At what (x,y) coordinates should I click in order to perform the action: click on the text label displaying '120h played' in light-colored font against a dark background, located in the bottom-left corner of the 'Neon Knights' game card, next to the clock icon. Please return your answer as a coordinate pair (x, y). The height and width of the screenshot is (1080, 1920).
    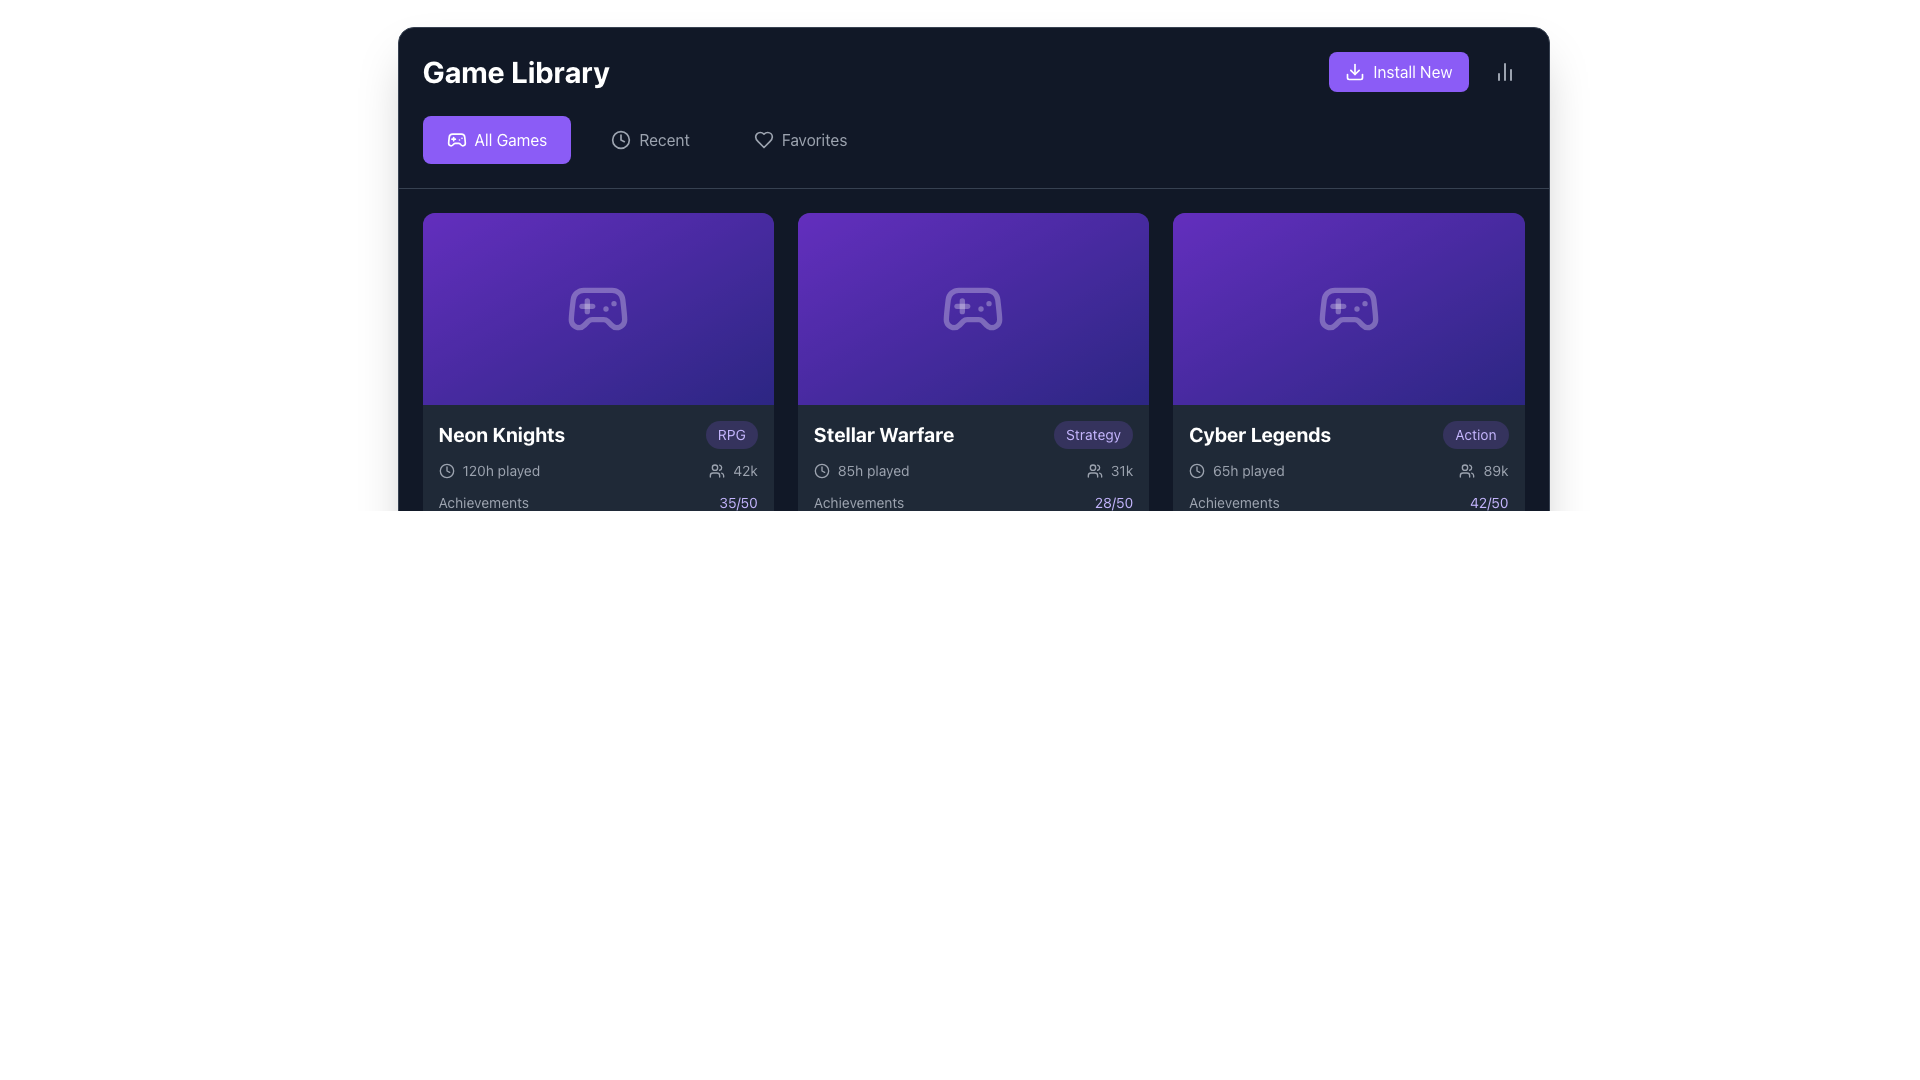
    Looking at the image, I should click on (501, 470).